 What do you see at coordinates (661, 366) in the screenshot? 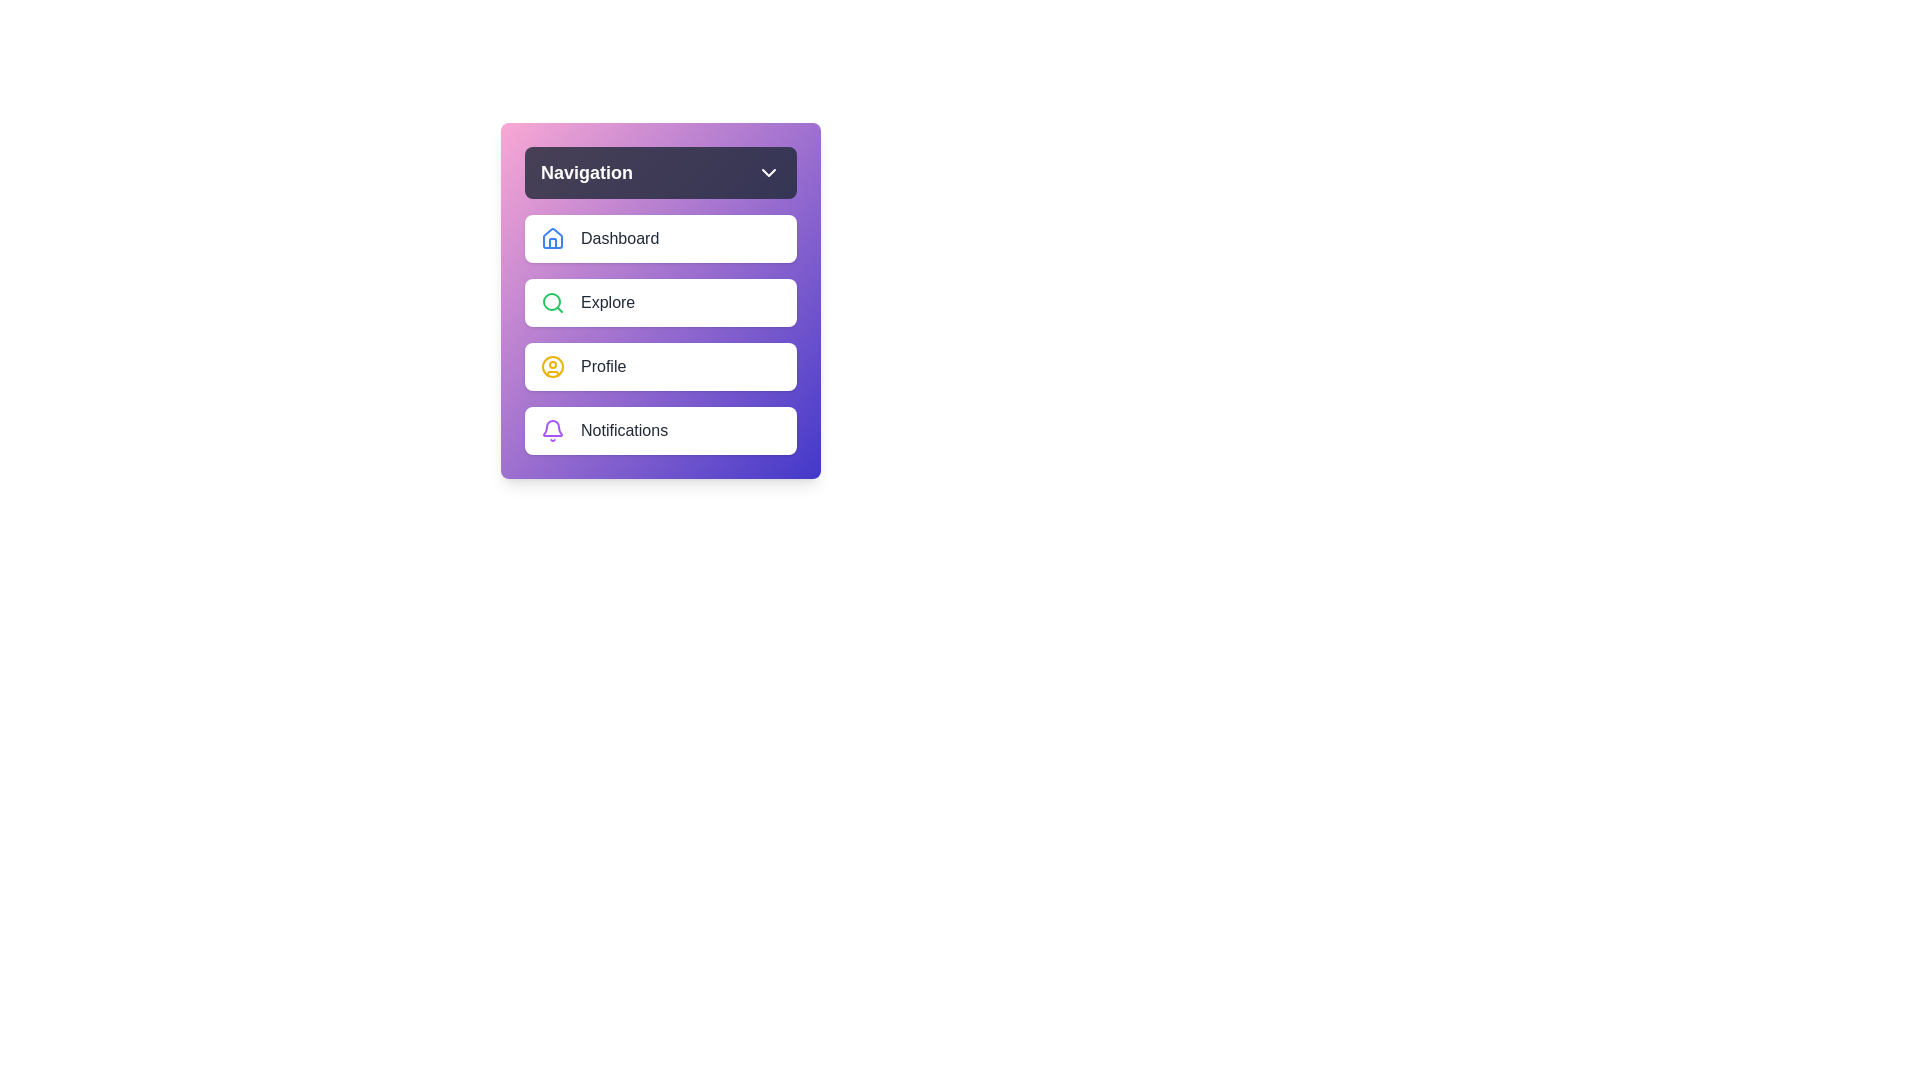
I see `the navigation item Profile from the menu` at bounding box center [661, 366].